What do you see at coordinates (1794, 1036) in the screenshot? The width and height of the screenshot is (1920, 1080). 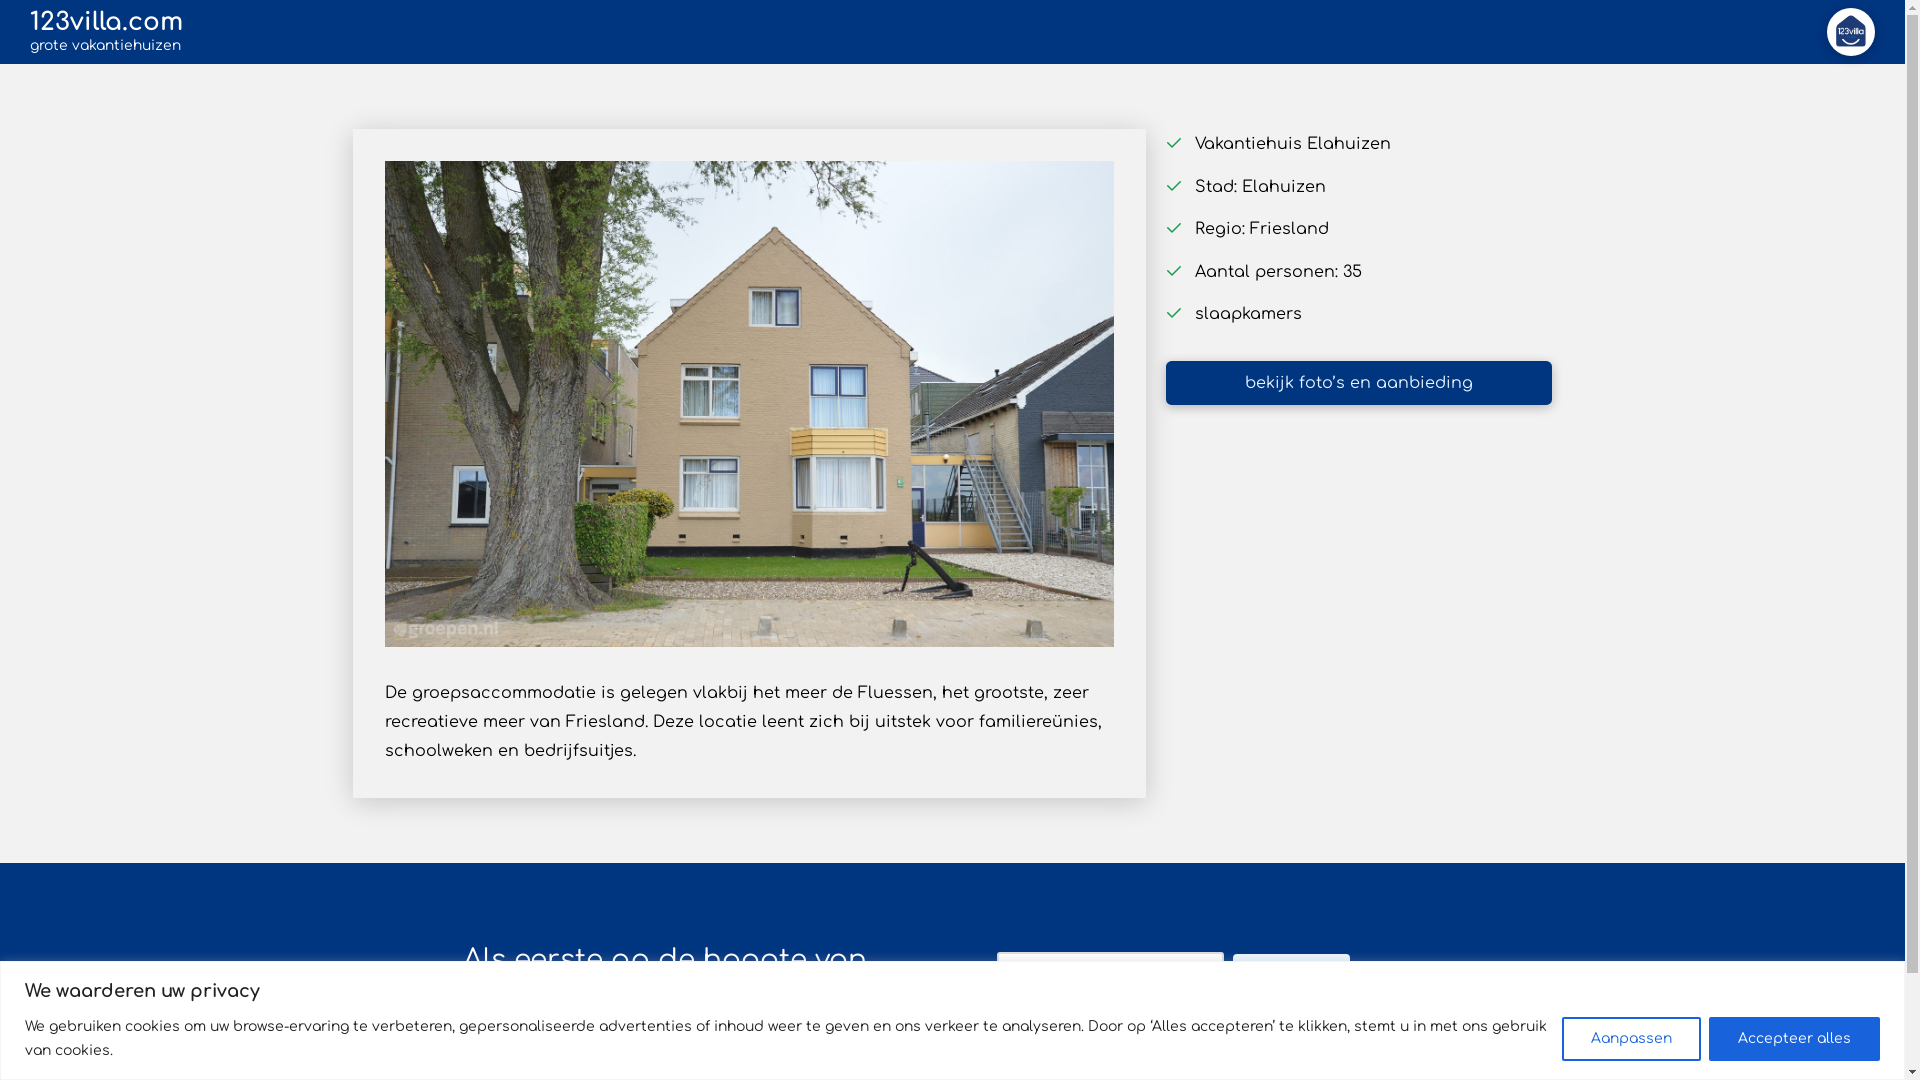 I see `'Accepteer alles'` at bounding box center [1794, 1036].